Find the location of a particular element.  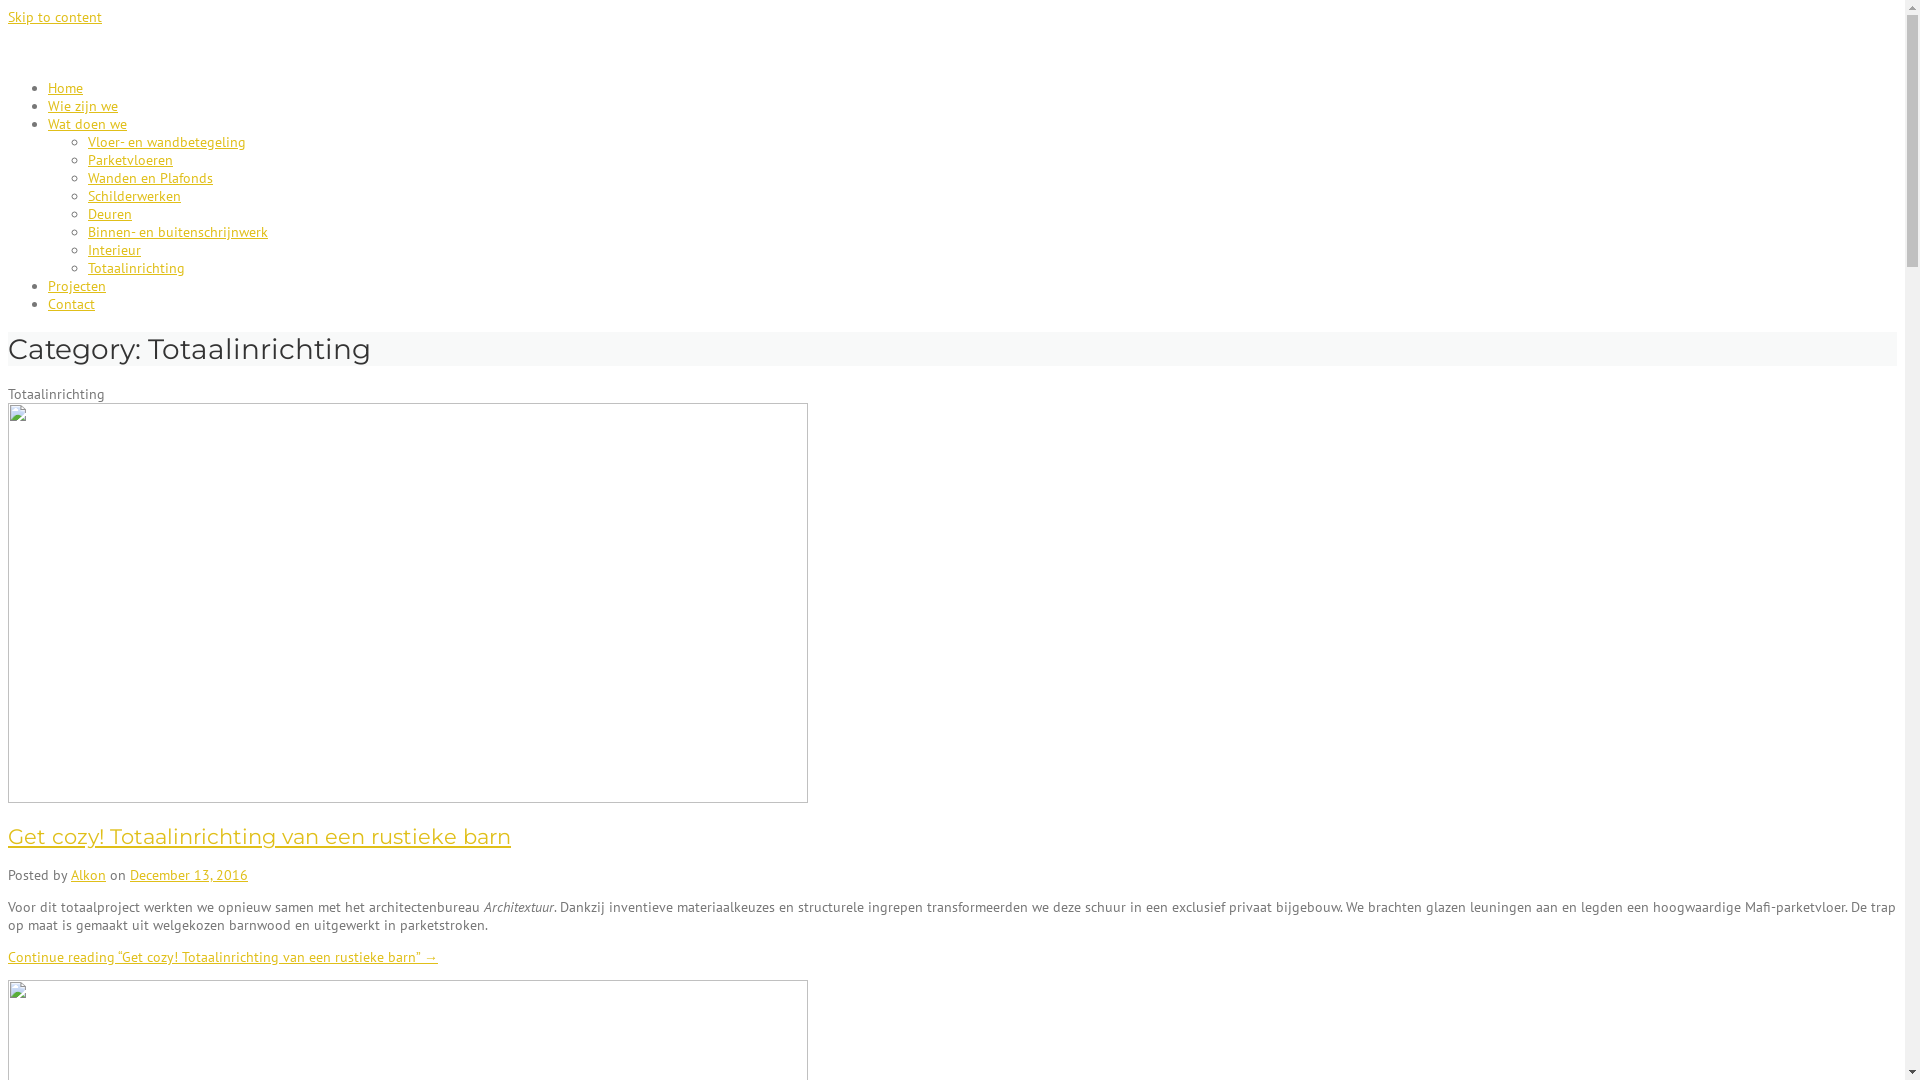

'Parketvloeren' is located at coordinates (129, 158).